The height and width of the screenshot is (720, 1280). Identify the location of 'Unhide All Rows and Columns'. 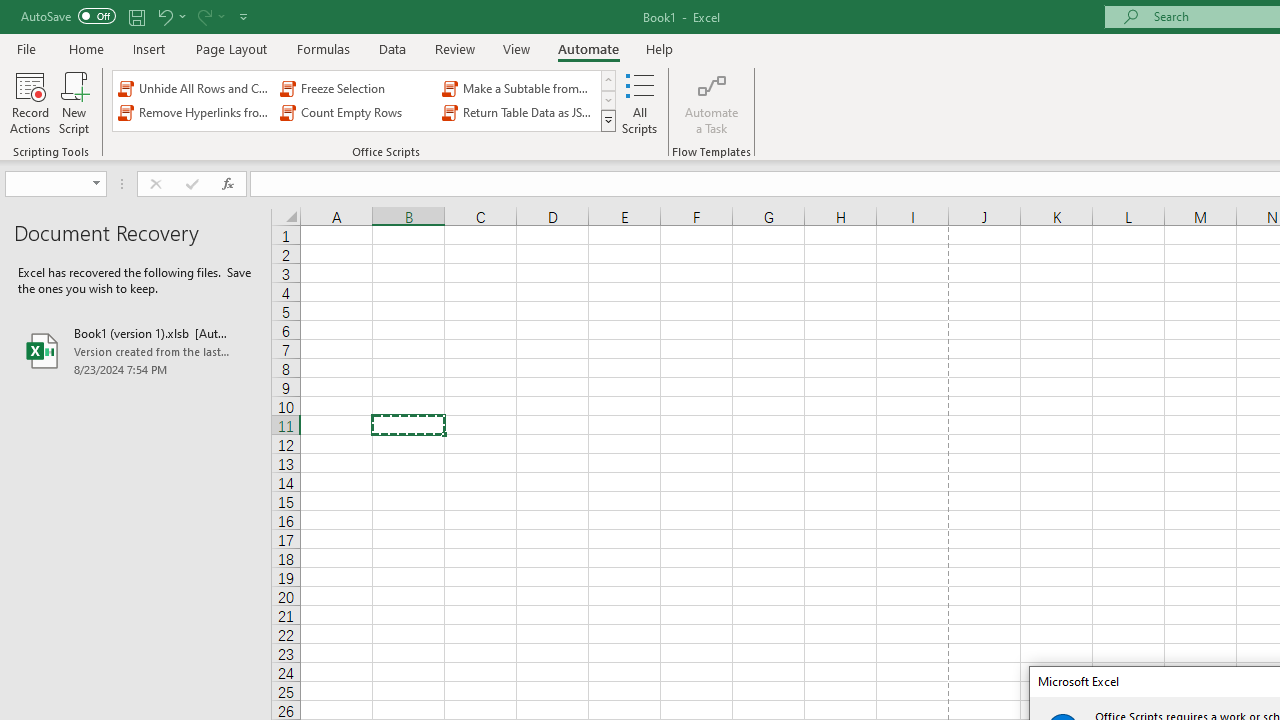
(195, 87).